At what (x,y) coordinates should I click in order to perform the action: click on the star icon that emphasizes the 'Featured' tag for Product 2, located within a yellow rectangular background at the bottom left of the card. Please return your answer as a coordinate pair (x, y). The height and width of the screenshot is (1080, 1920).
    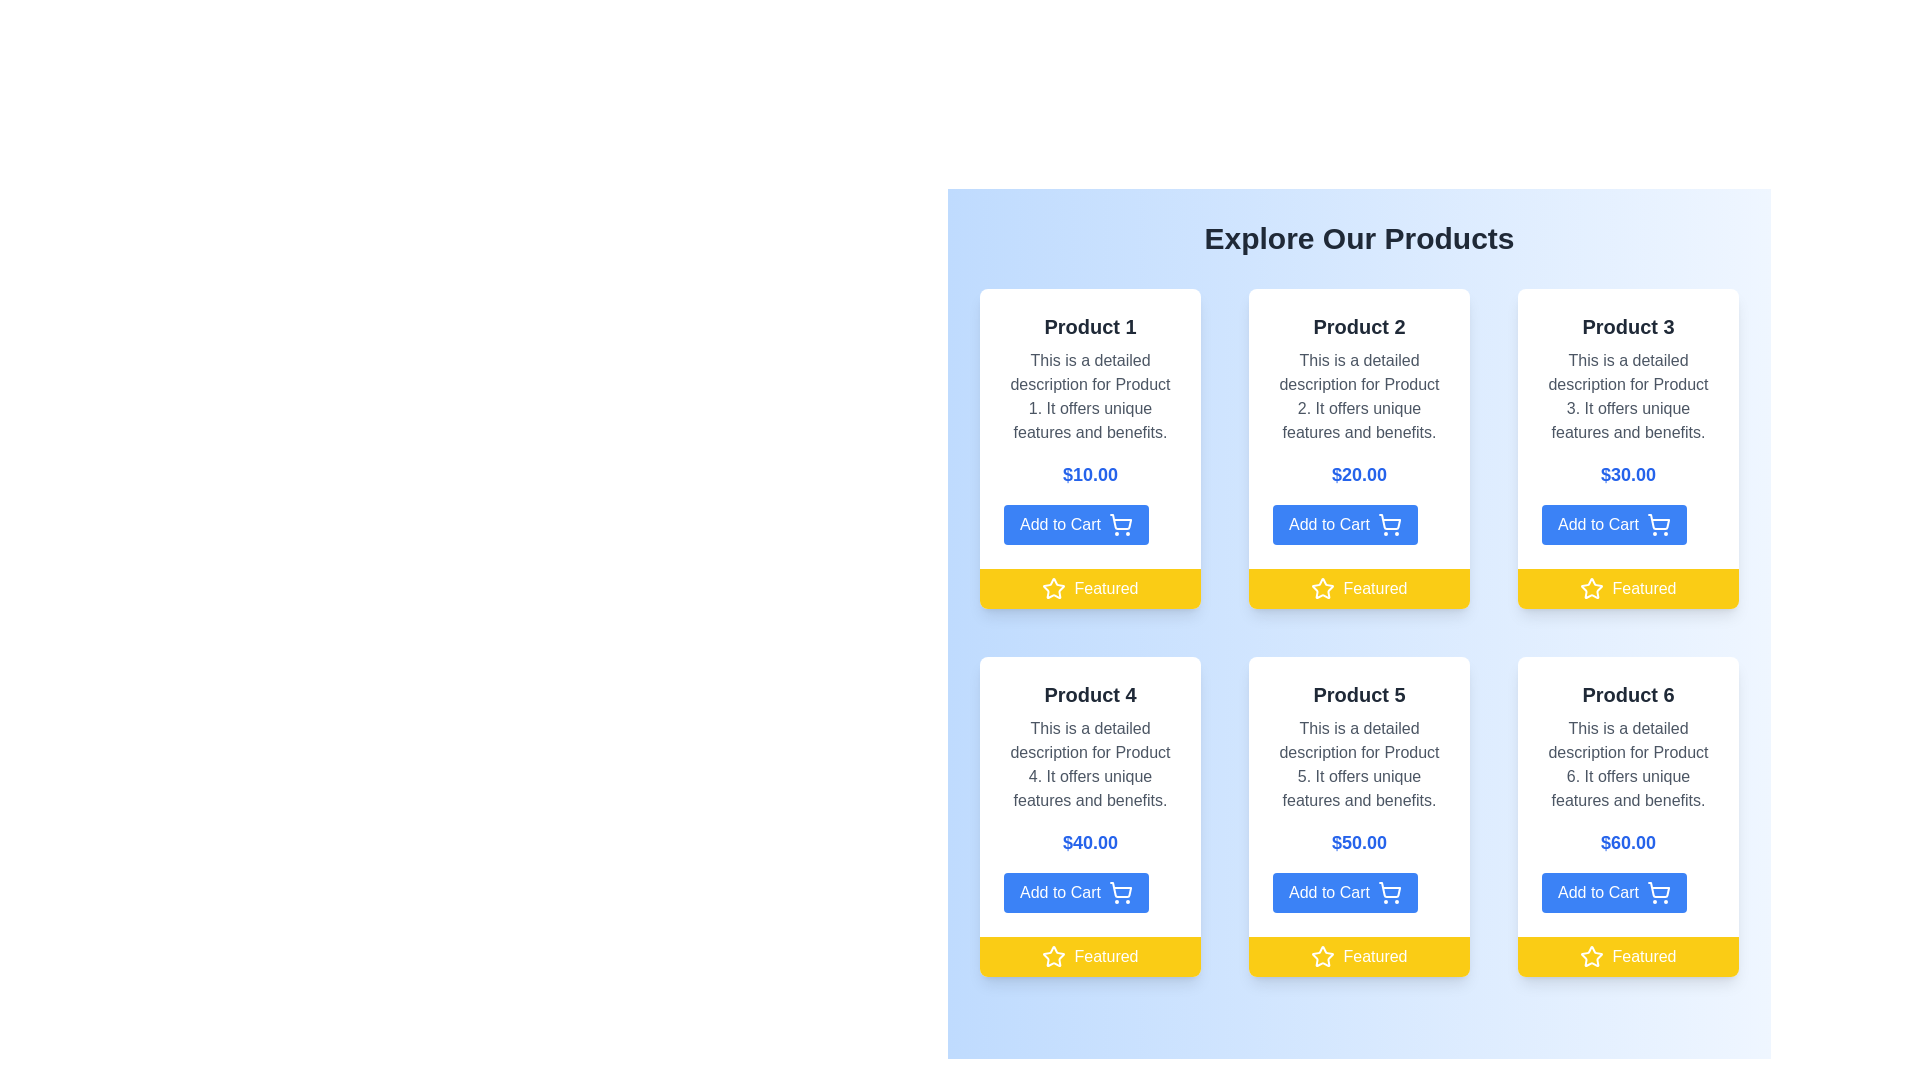
    Looking at the image, I should click on (1323, 588).